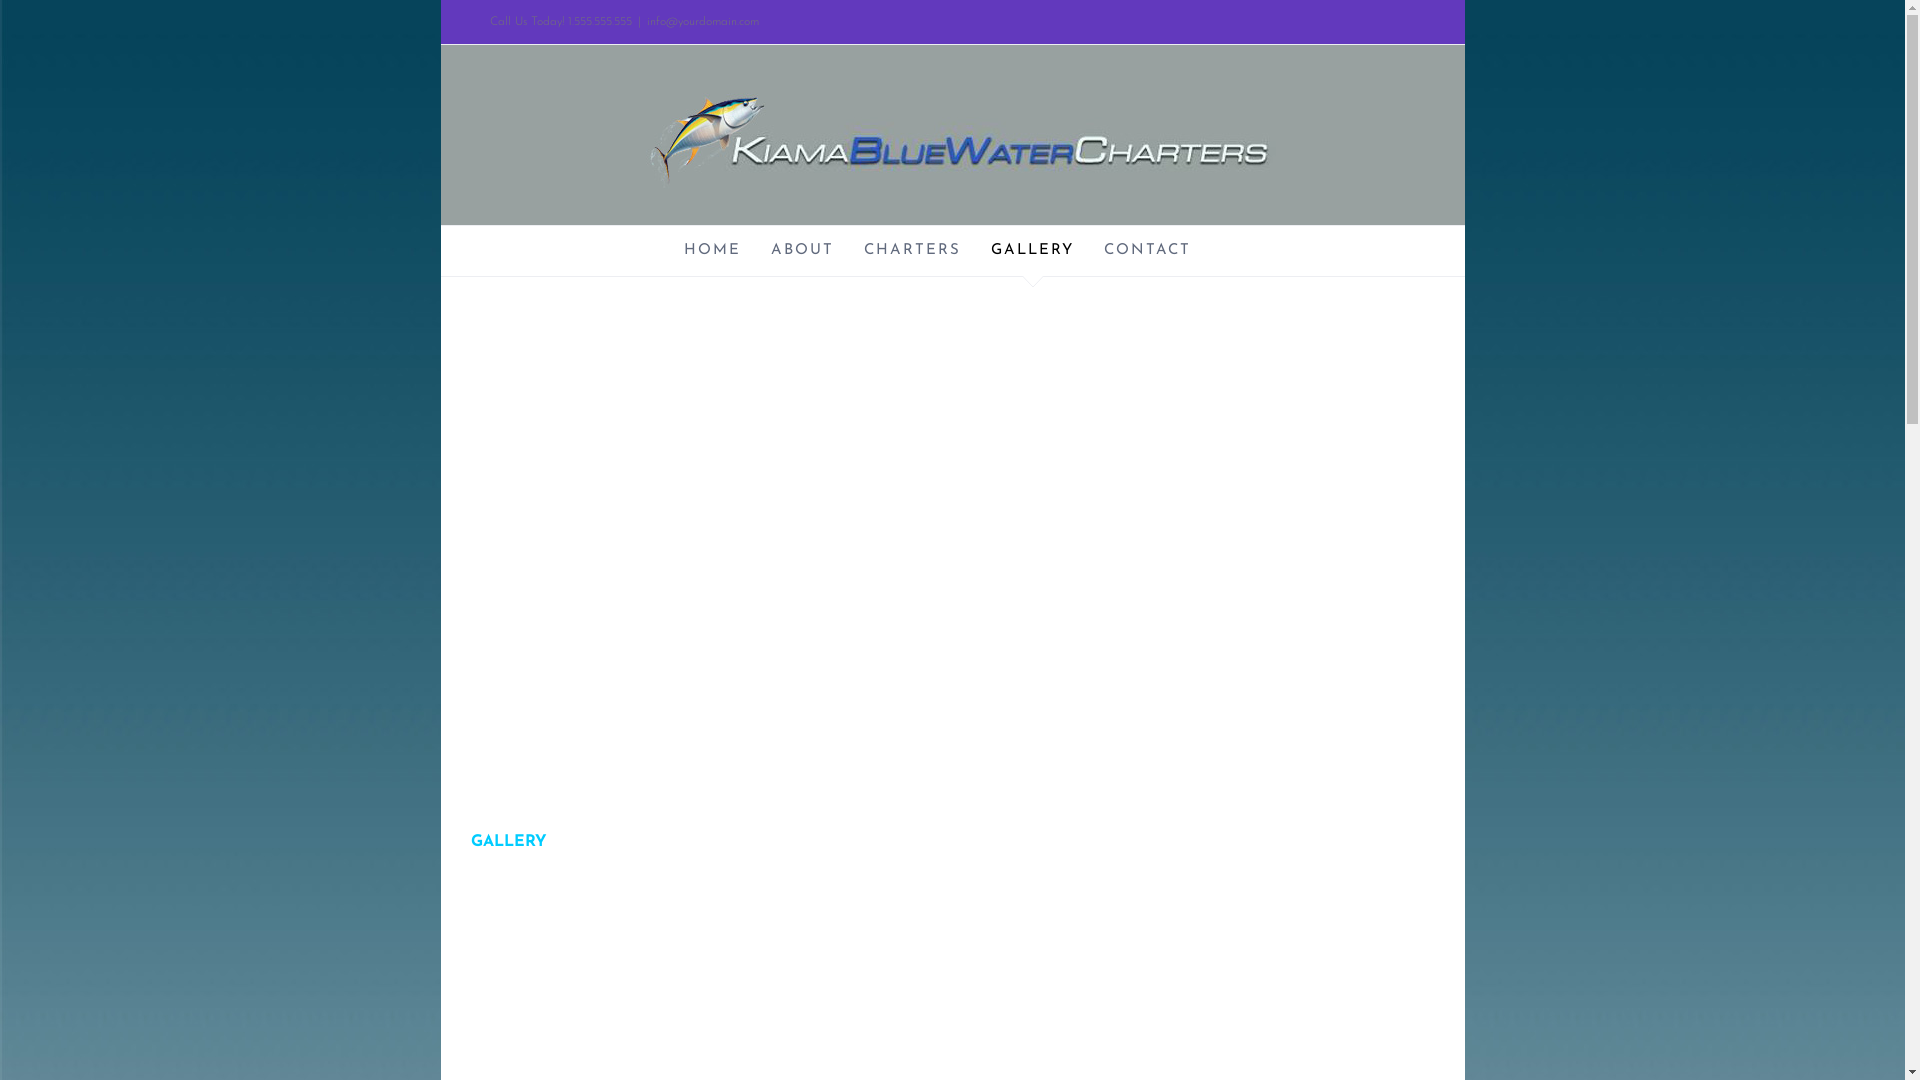 This screenshot has height=1080, width=1920. Describe the element at coordinates (712, 249) in the screenshot. I see `'HOME'` at that location.